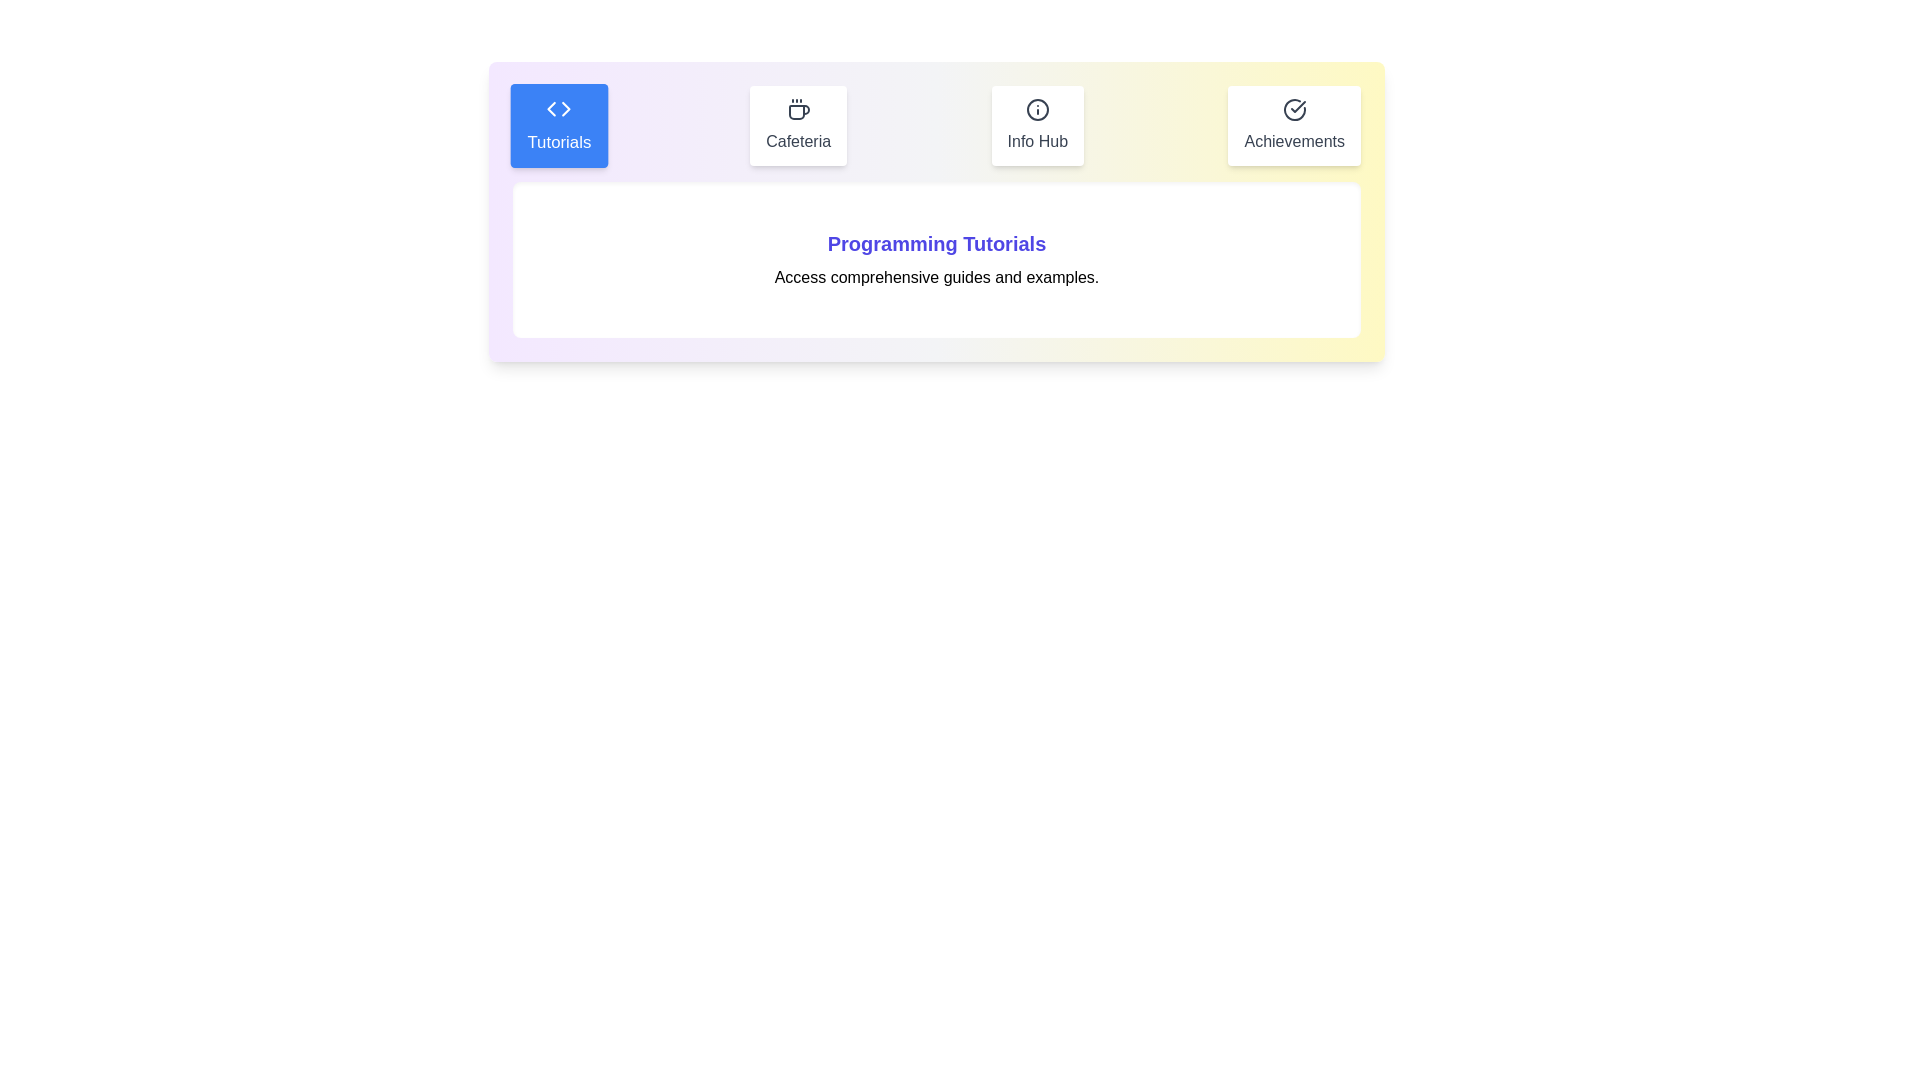 This screenshot has width=1920, height=1080. Describe the element at coordinates (1294, 126) in the screenshot. I see `the Achievements tab to switch to its content` at that location.